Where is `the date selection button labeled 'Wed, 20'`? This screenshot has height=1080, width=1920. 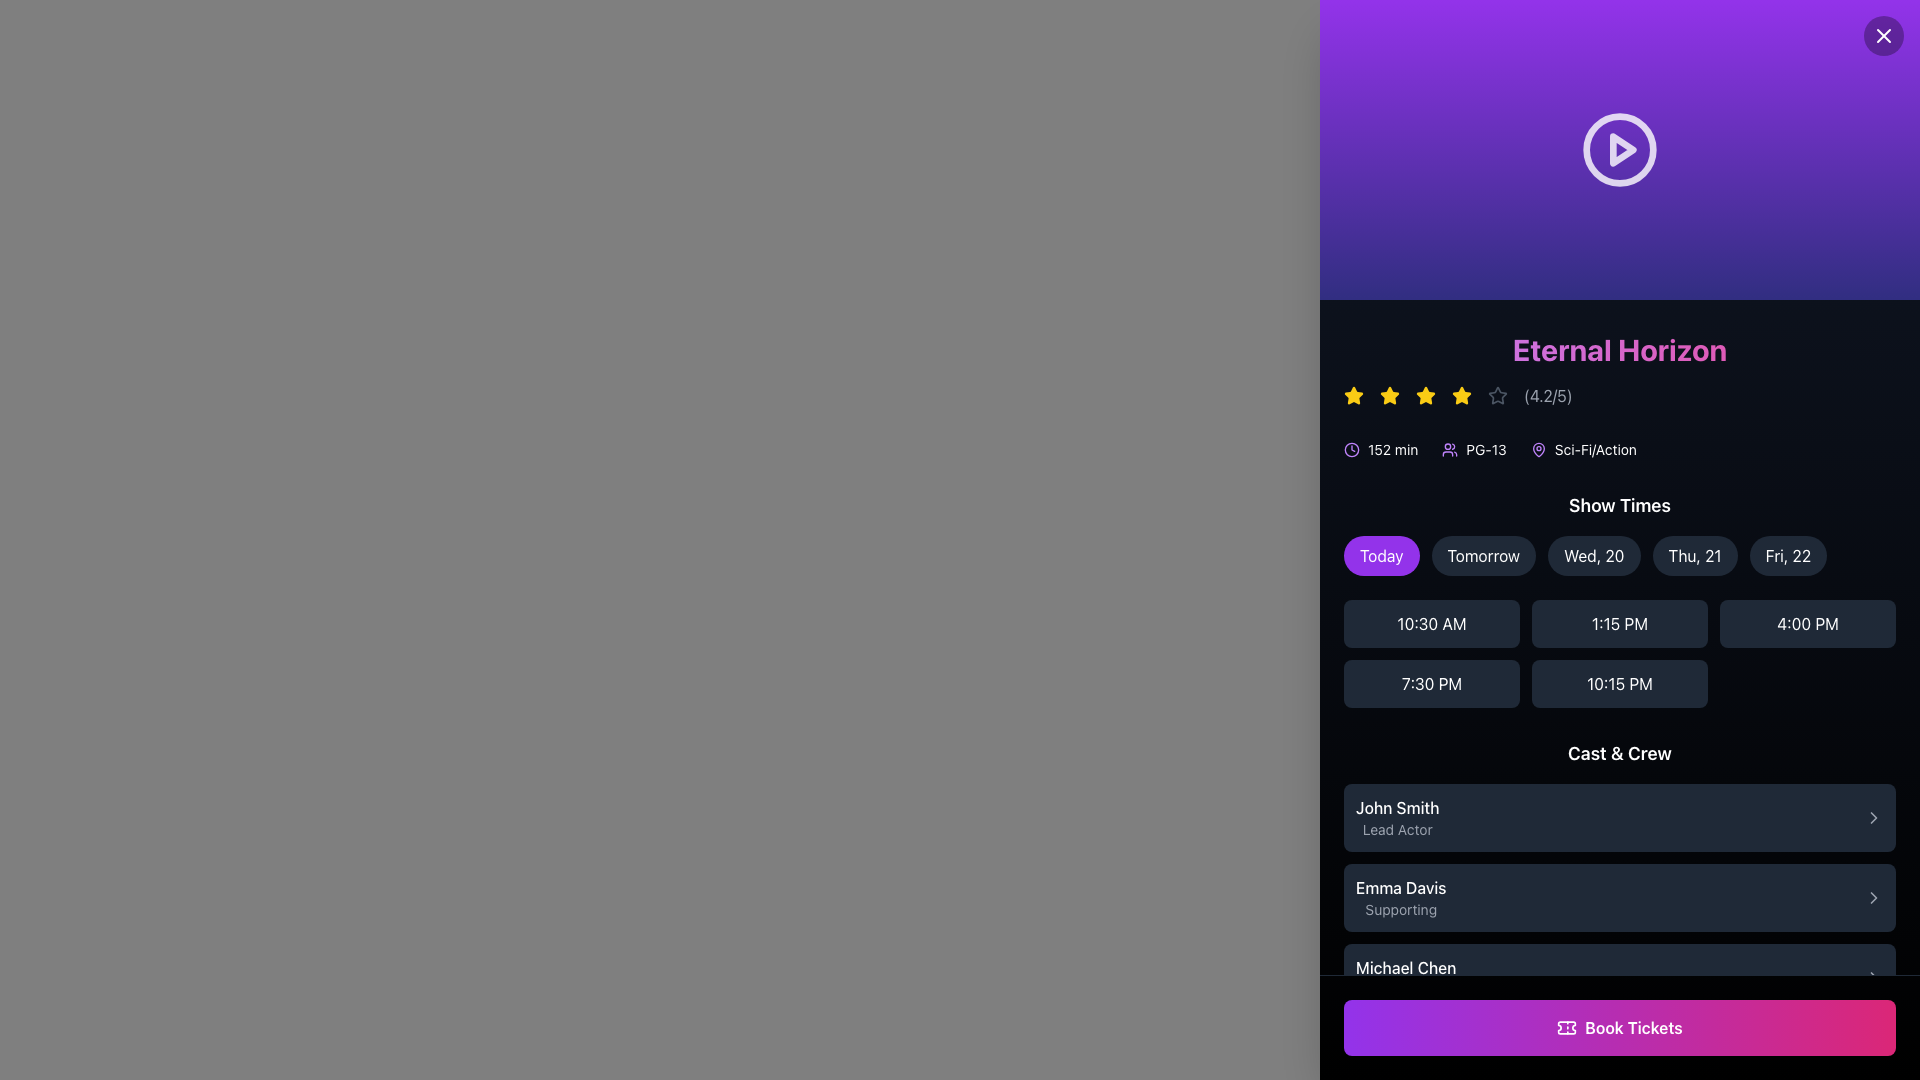 the date selection button labeled 'Wed, 20' is located at coordinates (1593, 555).